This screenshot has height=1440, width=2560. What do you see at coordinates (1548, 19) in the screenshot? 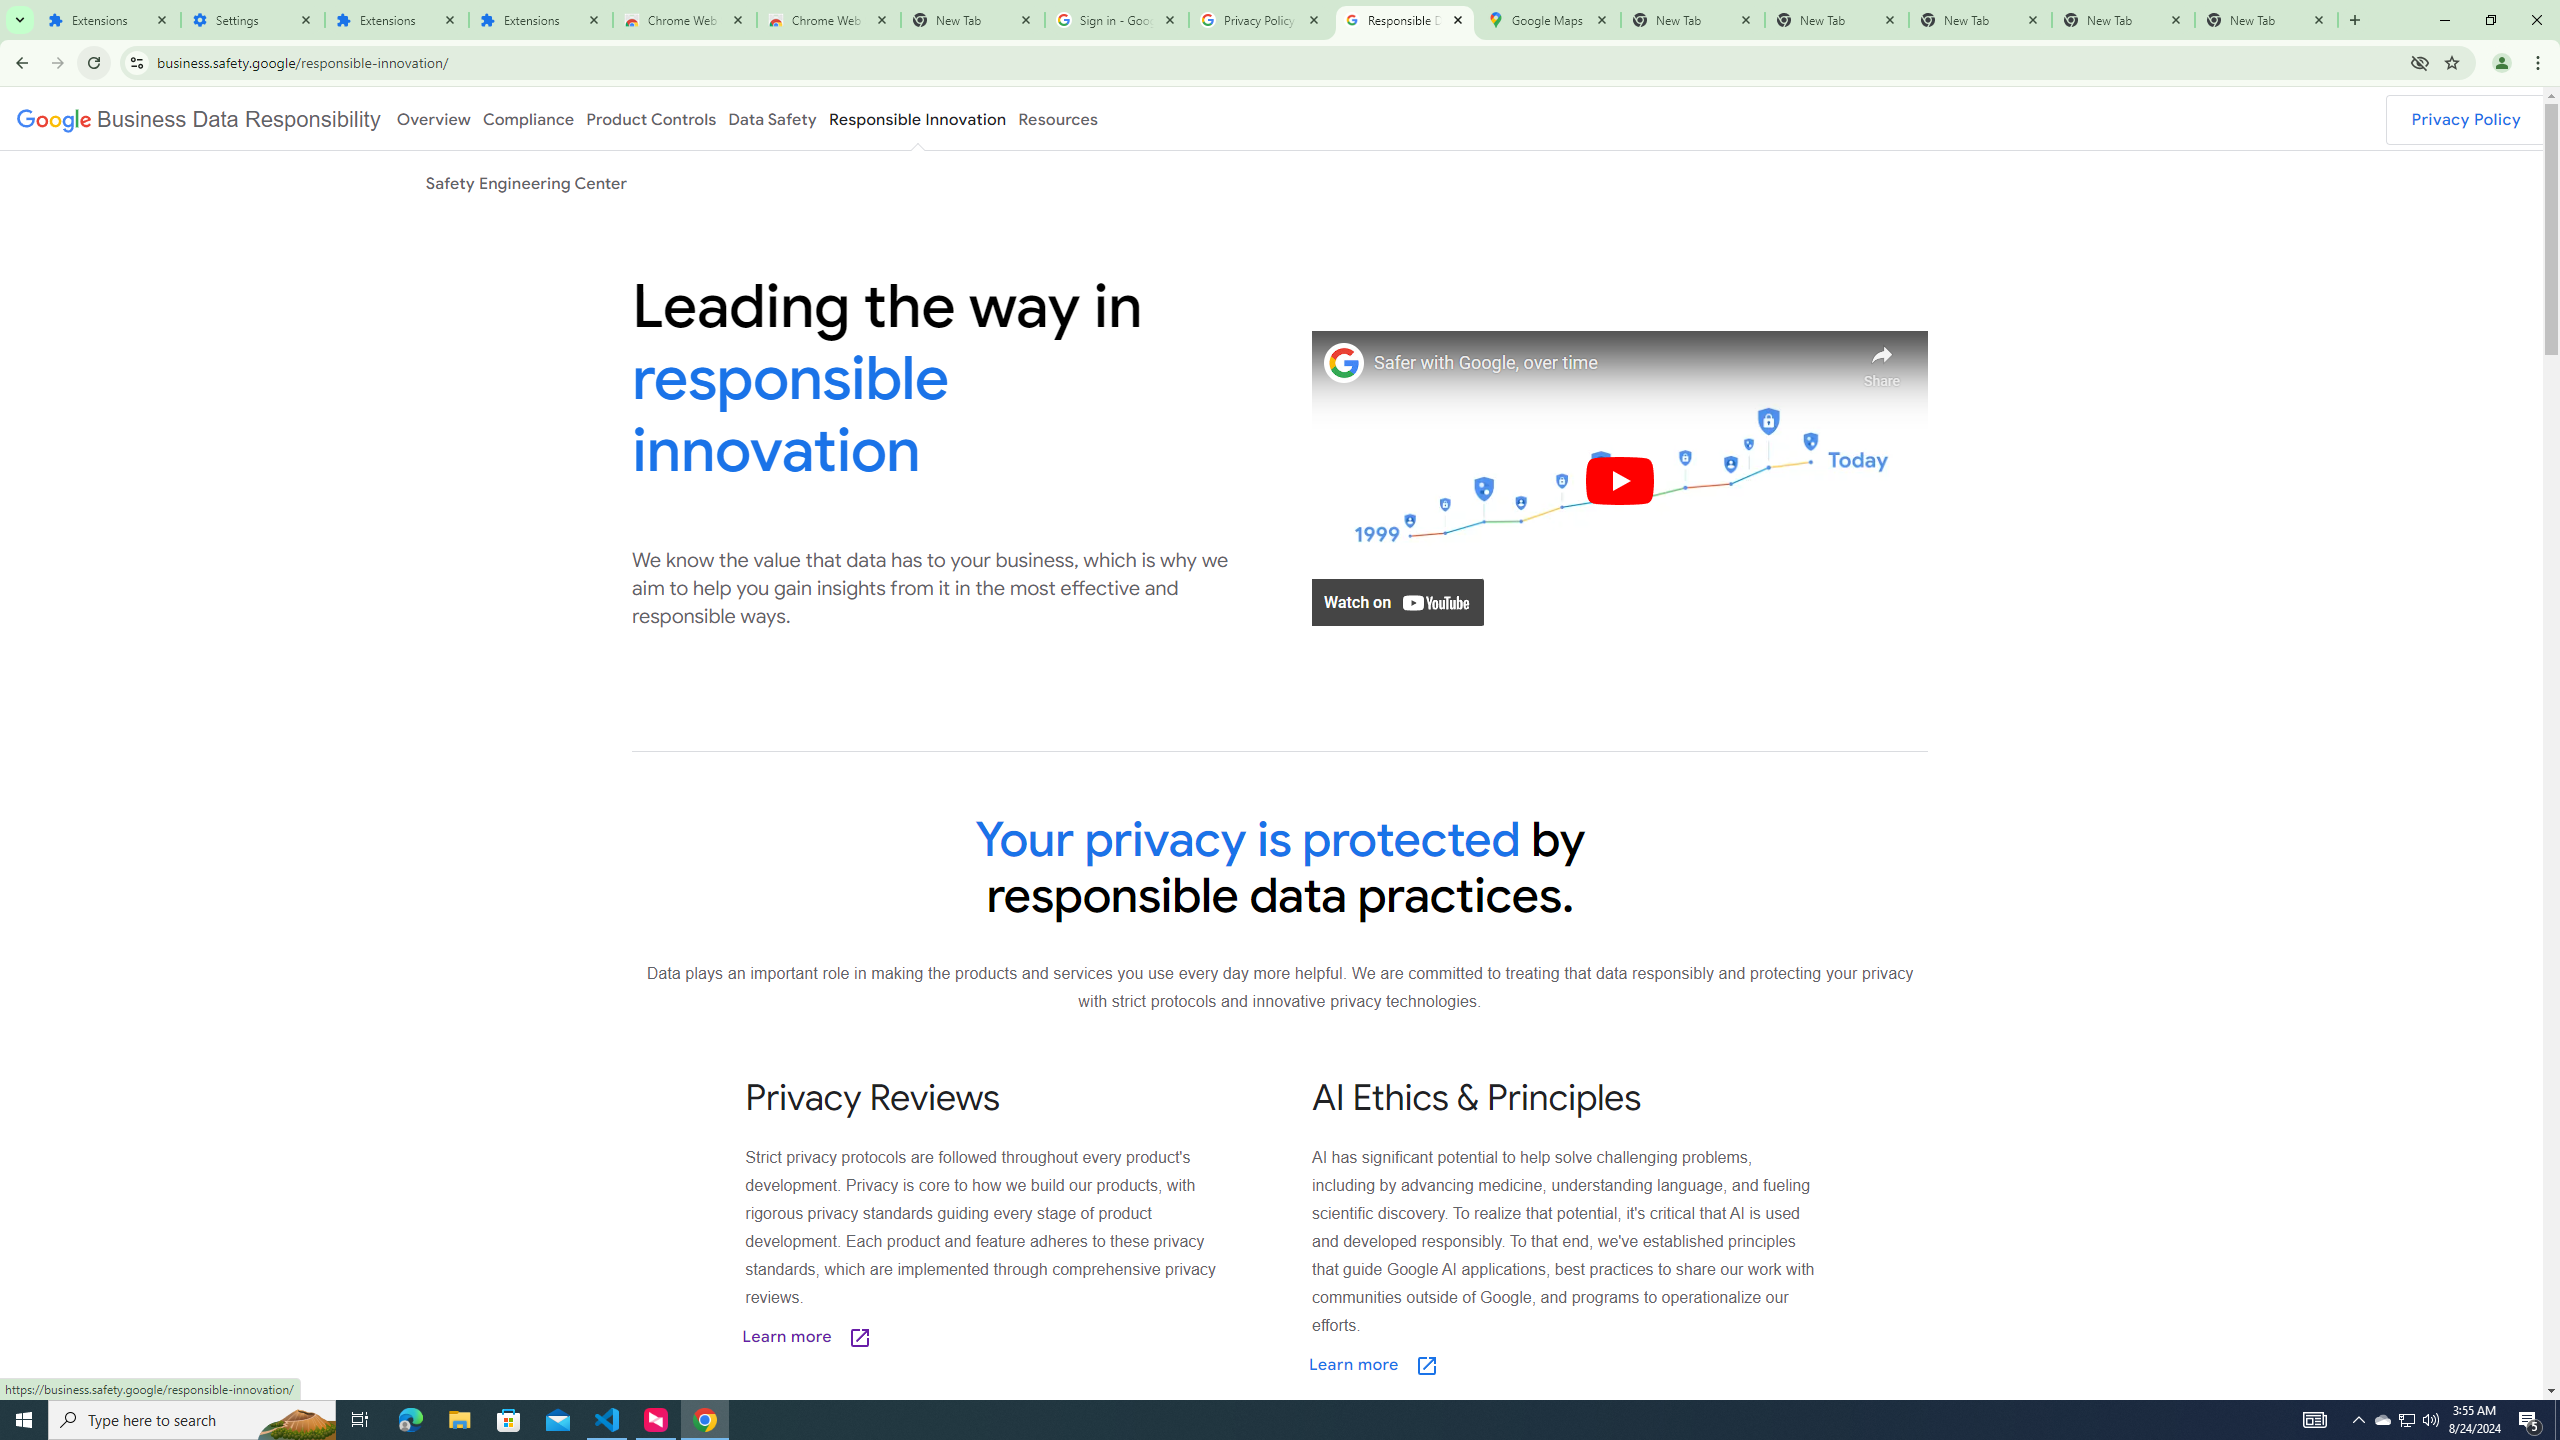
I see `'Google Maps'` at bounding box center [1548, 19].